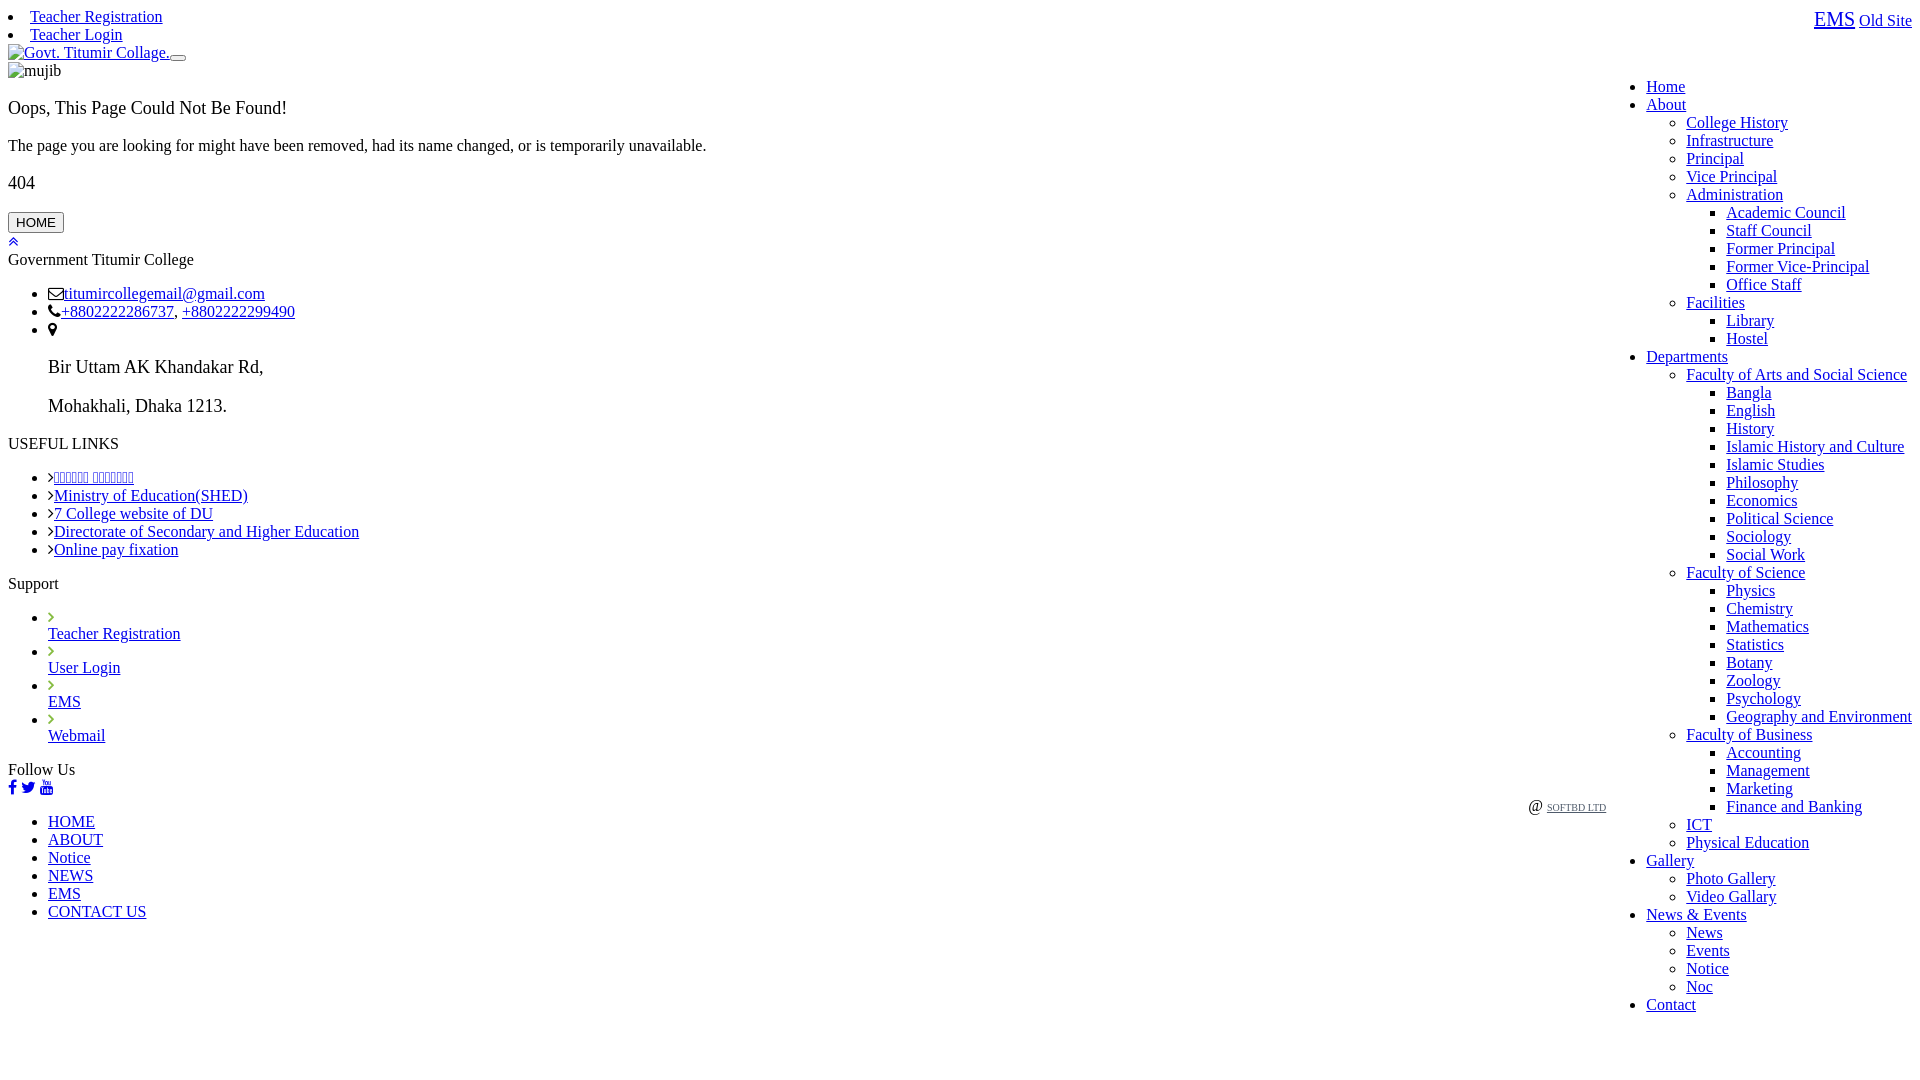 Image resolution: width=1920 pixels, height=1080 pixels. Describe the element at coordinates (1730, 895) in the screenshot. I see `'Video Gallary'` at that location.